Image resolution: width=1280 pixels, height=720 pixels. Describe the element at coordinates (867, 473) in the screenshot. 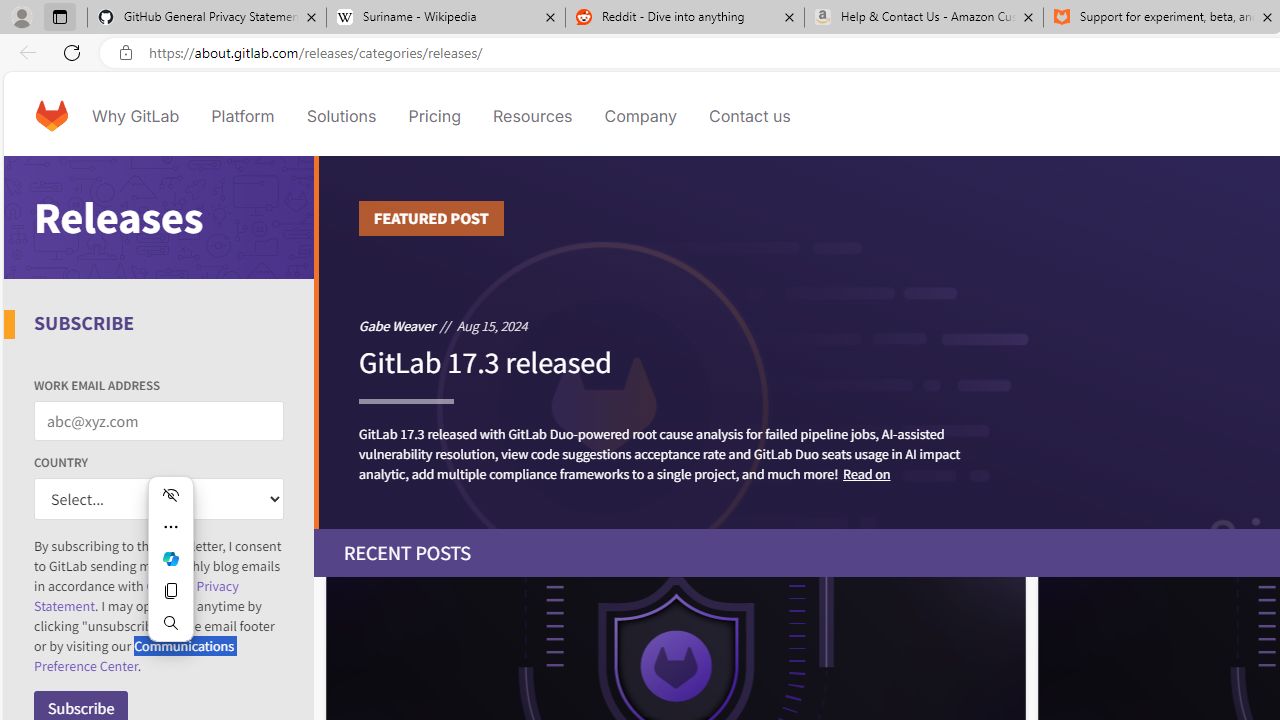

I see `'Read on'` at that location.